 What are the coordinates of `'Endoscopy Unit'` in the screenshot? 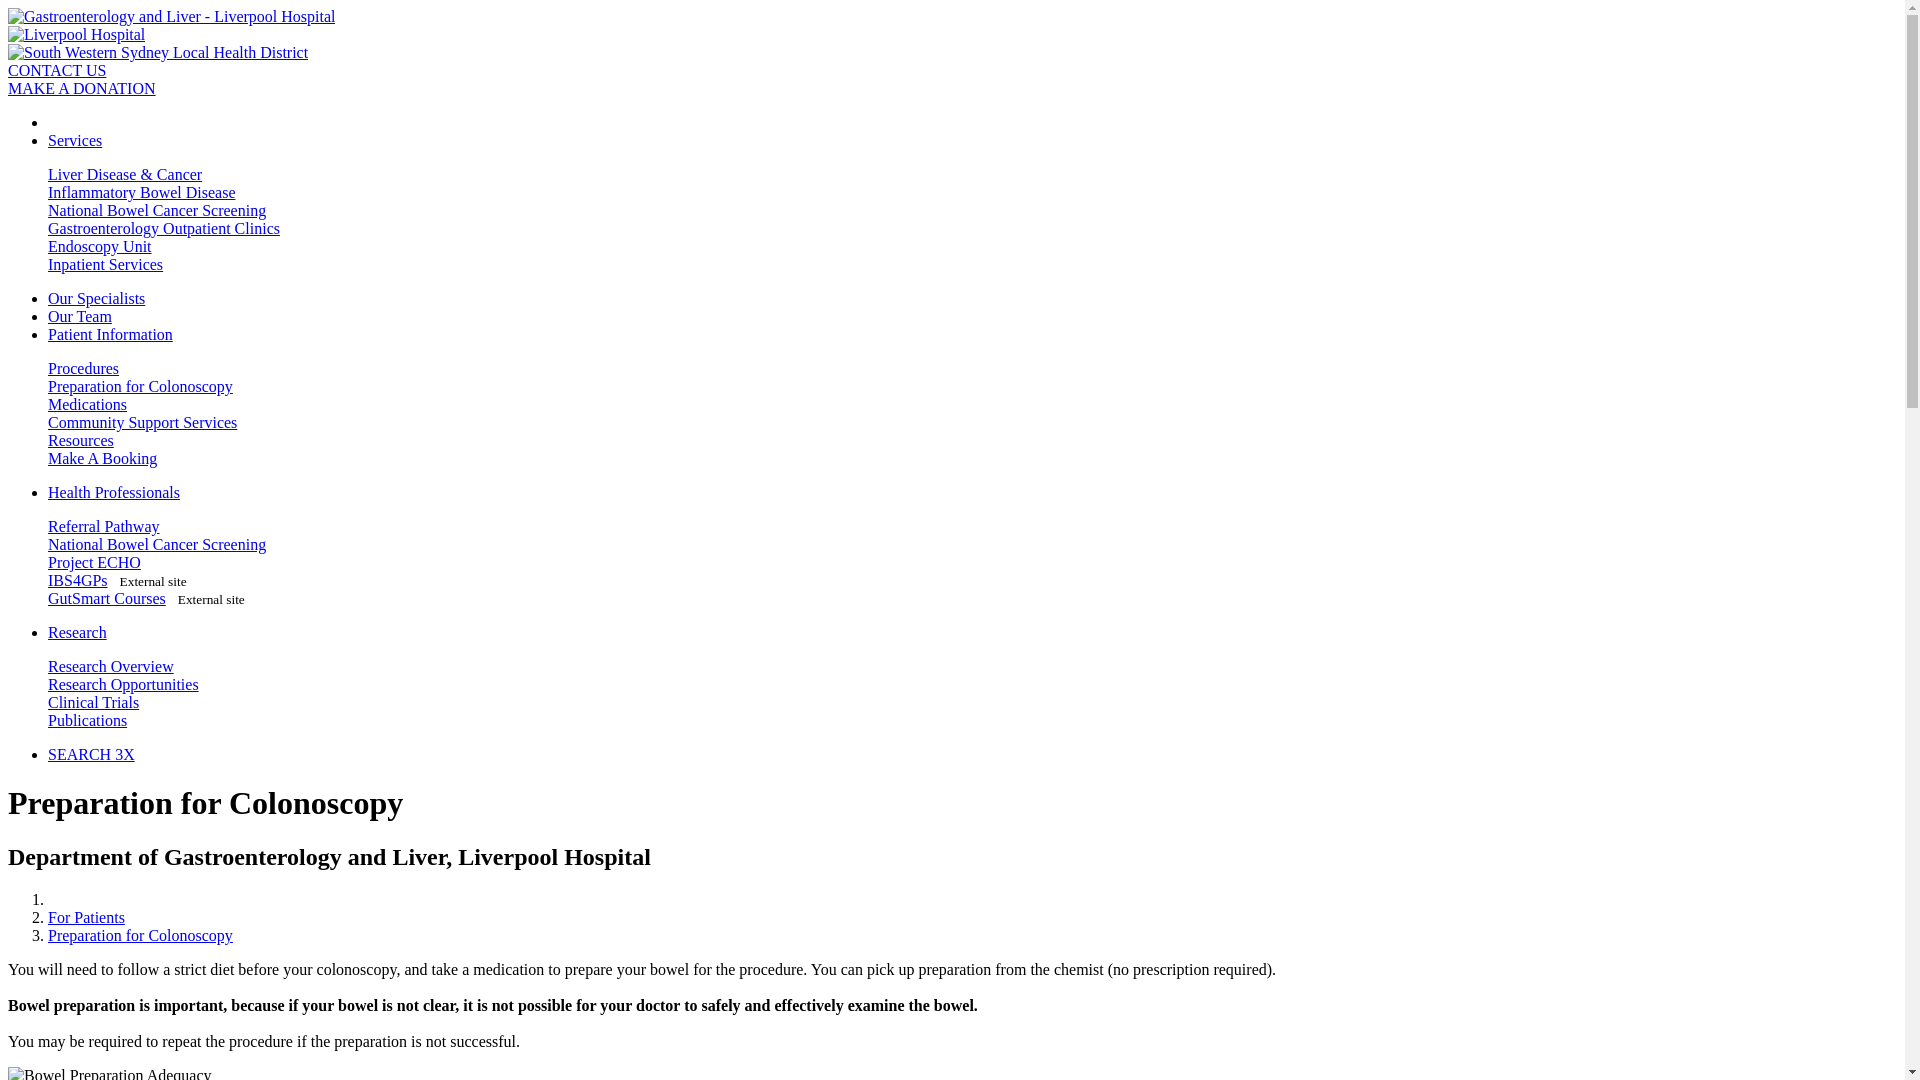 It's located at (99, 245).